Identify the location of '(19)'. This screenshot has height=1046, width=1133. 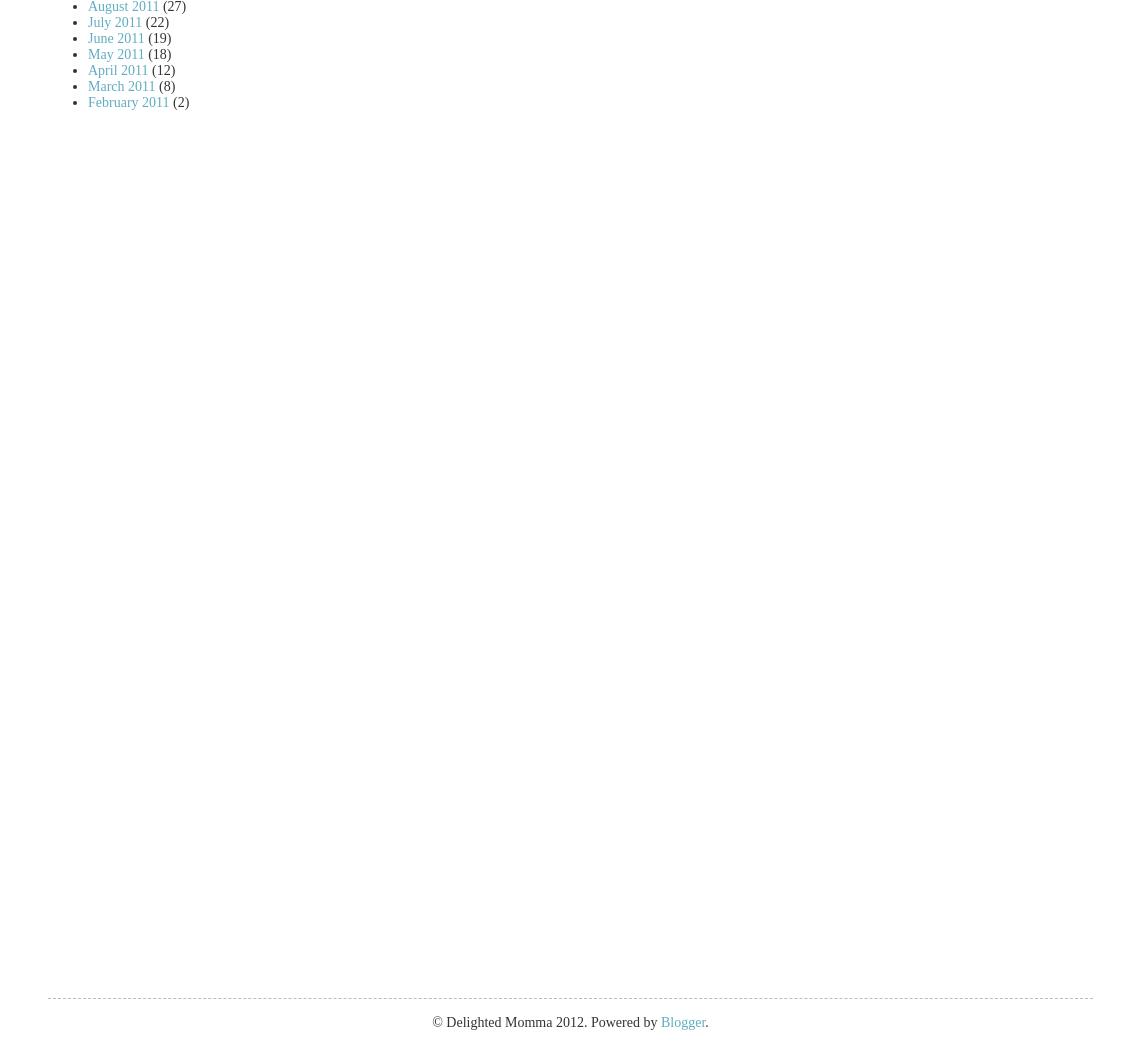
(157, 36).